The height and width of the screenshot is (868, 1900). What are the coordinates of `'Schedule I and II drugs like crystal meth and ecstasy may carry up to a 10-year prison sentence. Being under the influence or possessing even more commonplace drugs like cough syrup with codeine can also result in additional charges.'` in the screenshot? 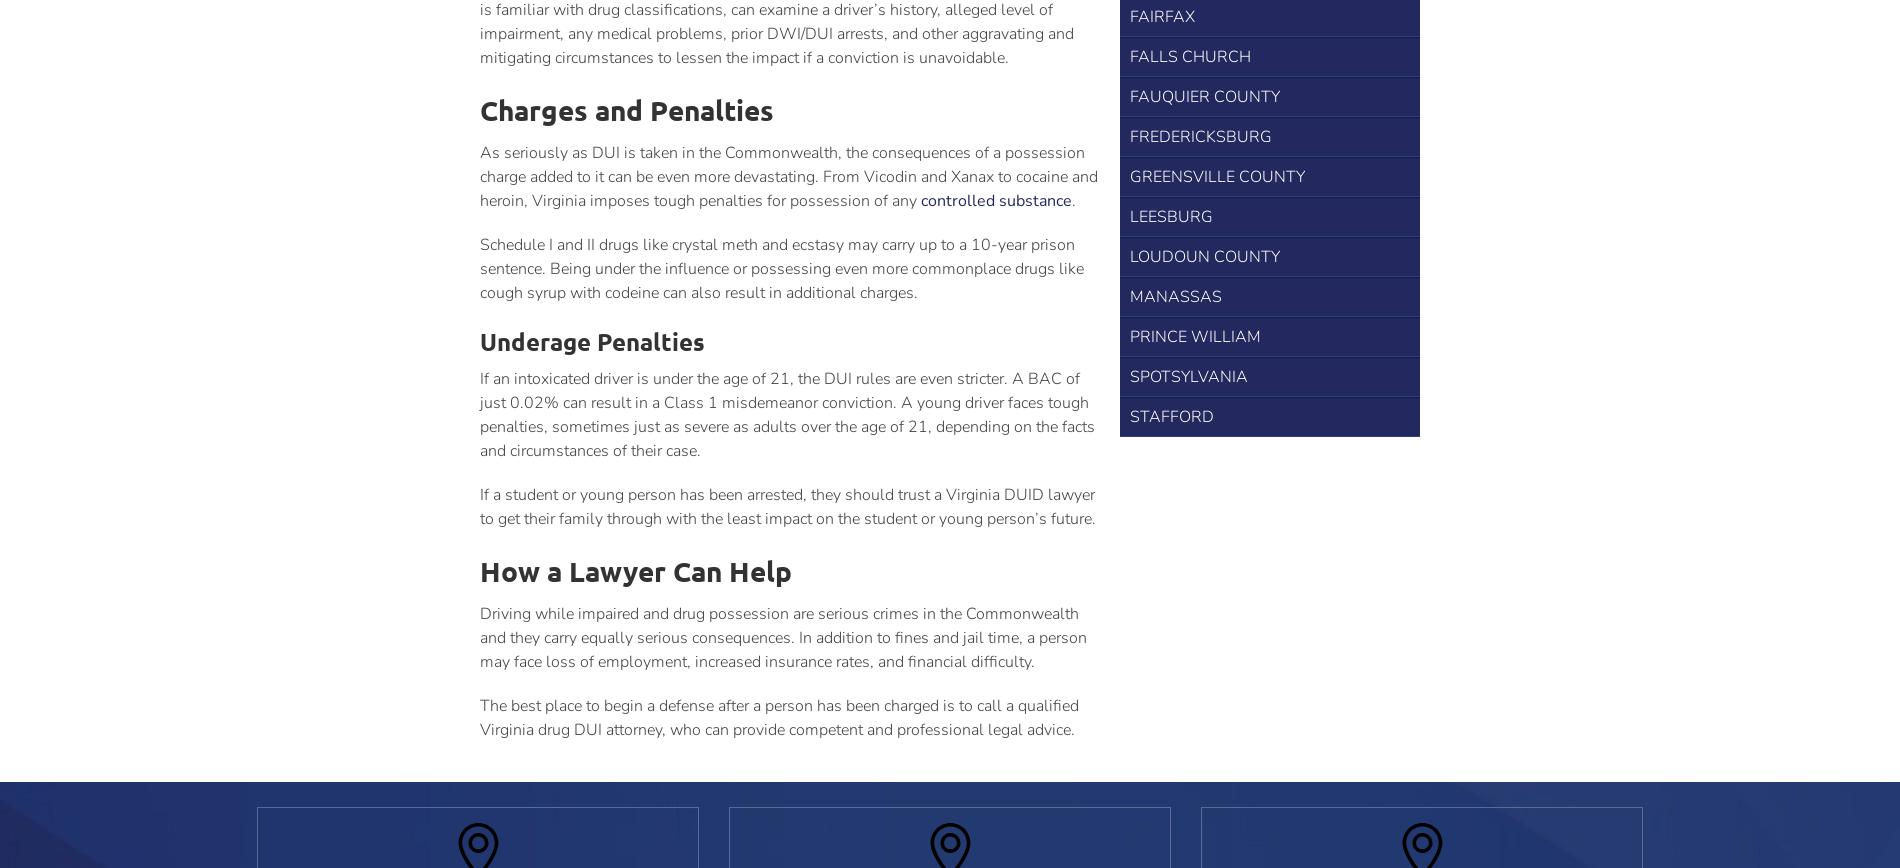 It's located at (781, 268).